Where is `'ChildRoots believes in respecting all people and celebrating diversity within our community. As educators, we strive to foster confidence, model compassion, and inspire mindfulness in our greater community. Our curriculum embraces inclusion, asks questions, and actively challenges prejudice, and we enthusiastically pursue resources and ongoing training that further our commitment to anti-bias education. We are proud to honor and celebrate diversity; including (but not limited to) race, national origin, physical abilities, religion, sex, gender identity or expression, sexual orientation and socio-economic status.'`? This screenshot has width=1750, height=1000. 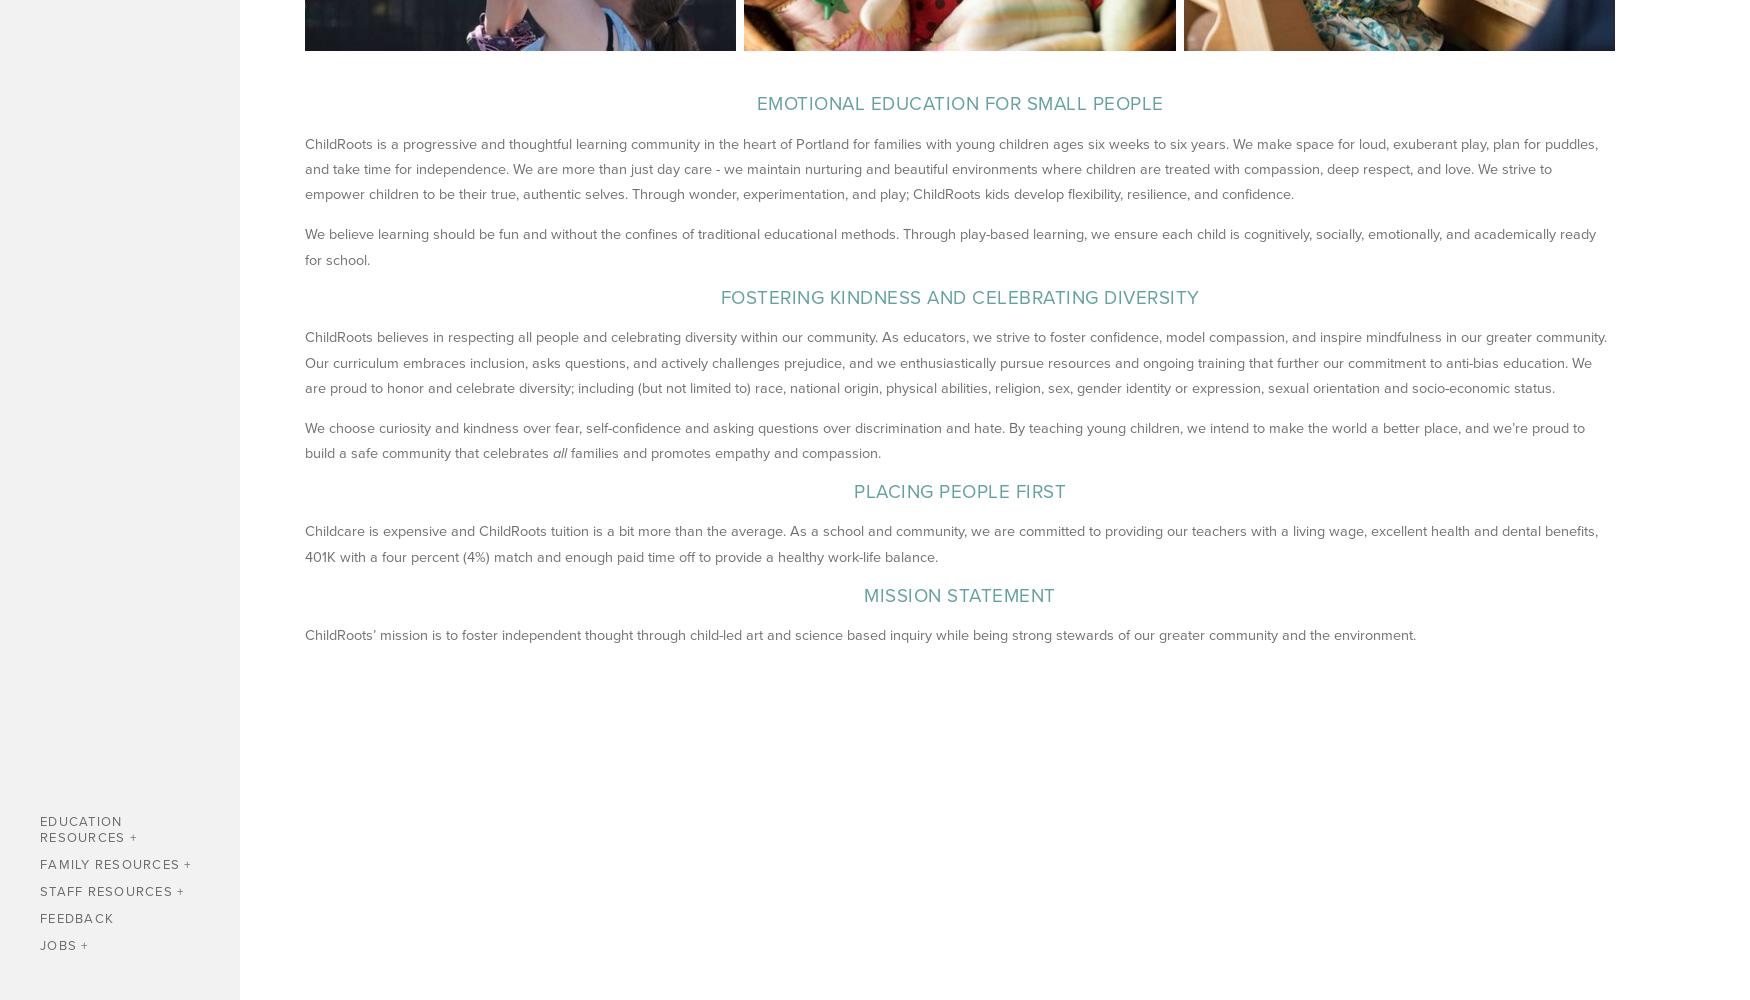 'ChildRoots believes in respecting all people and celebrating diversity within our community. As educators, we strive to foster confidence, model compassion, and inspire mindfulness in our greater community. Our curriculum embraces inclusion, asks questions, and actively challenges prejudice, and we enthusiastically pursue resources and ongoing training that further our commitment to anti-bias education. We are proud to honor and celebrate diversity; including (but not limited to) race, national origin, physical abilities, religion, sex, gender identity or expression, sexual orientation and socio-economic status.' is located at coordinates (957, 361).